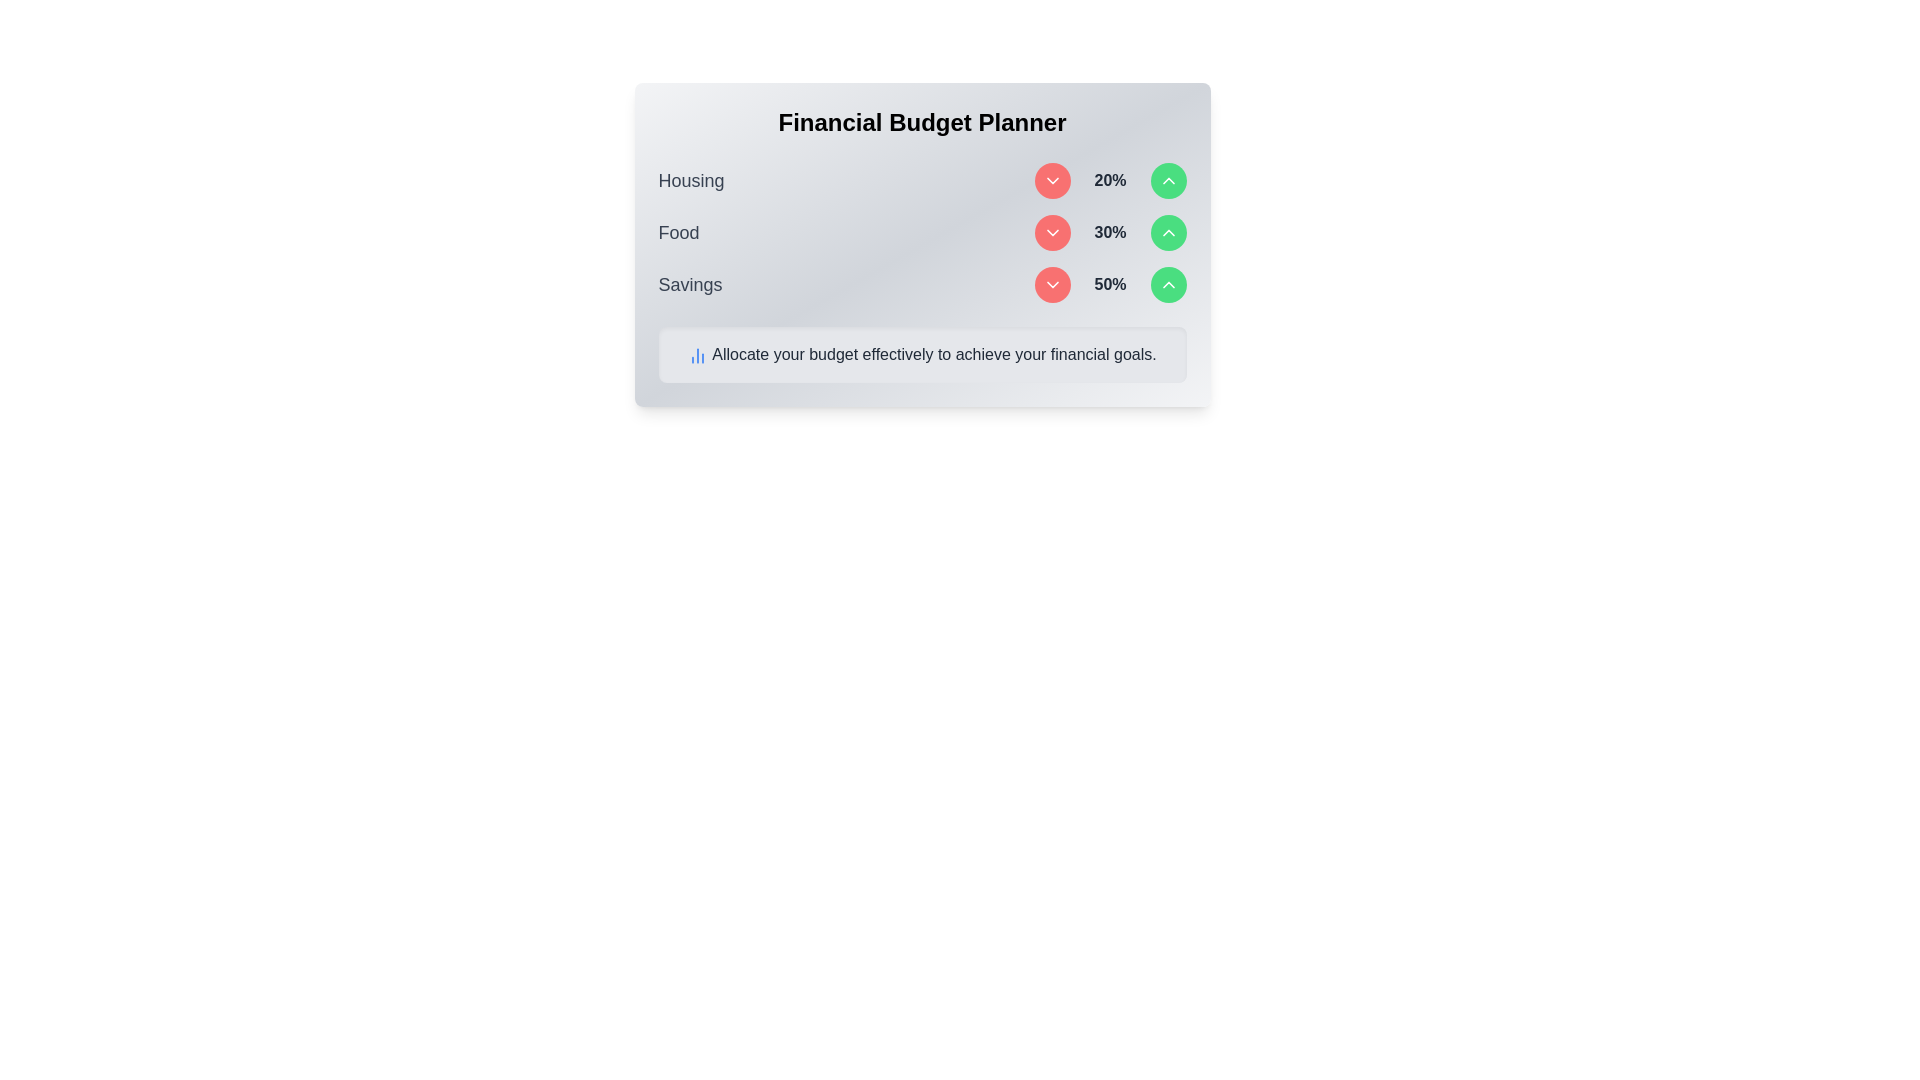 The width and height of the screenshot is (1920, 1080). I want to click on the text of the 'Food' row in the financial planner interface, so click(921, 231).